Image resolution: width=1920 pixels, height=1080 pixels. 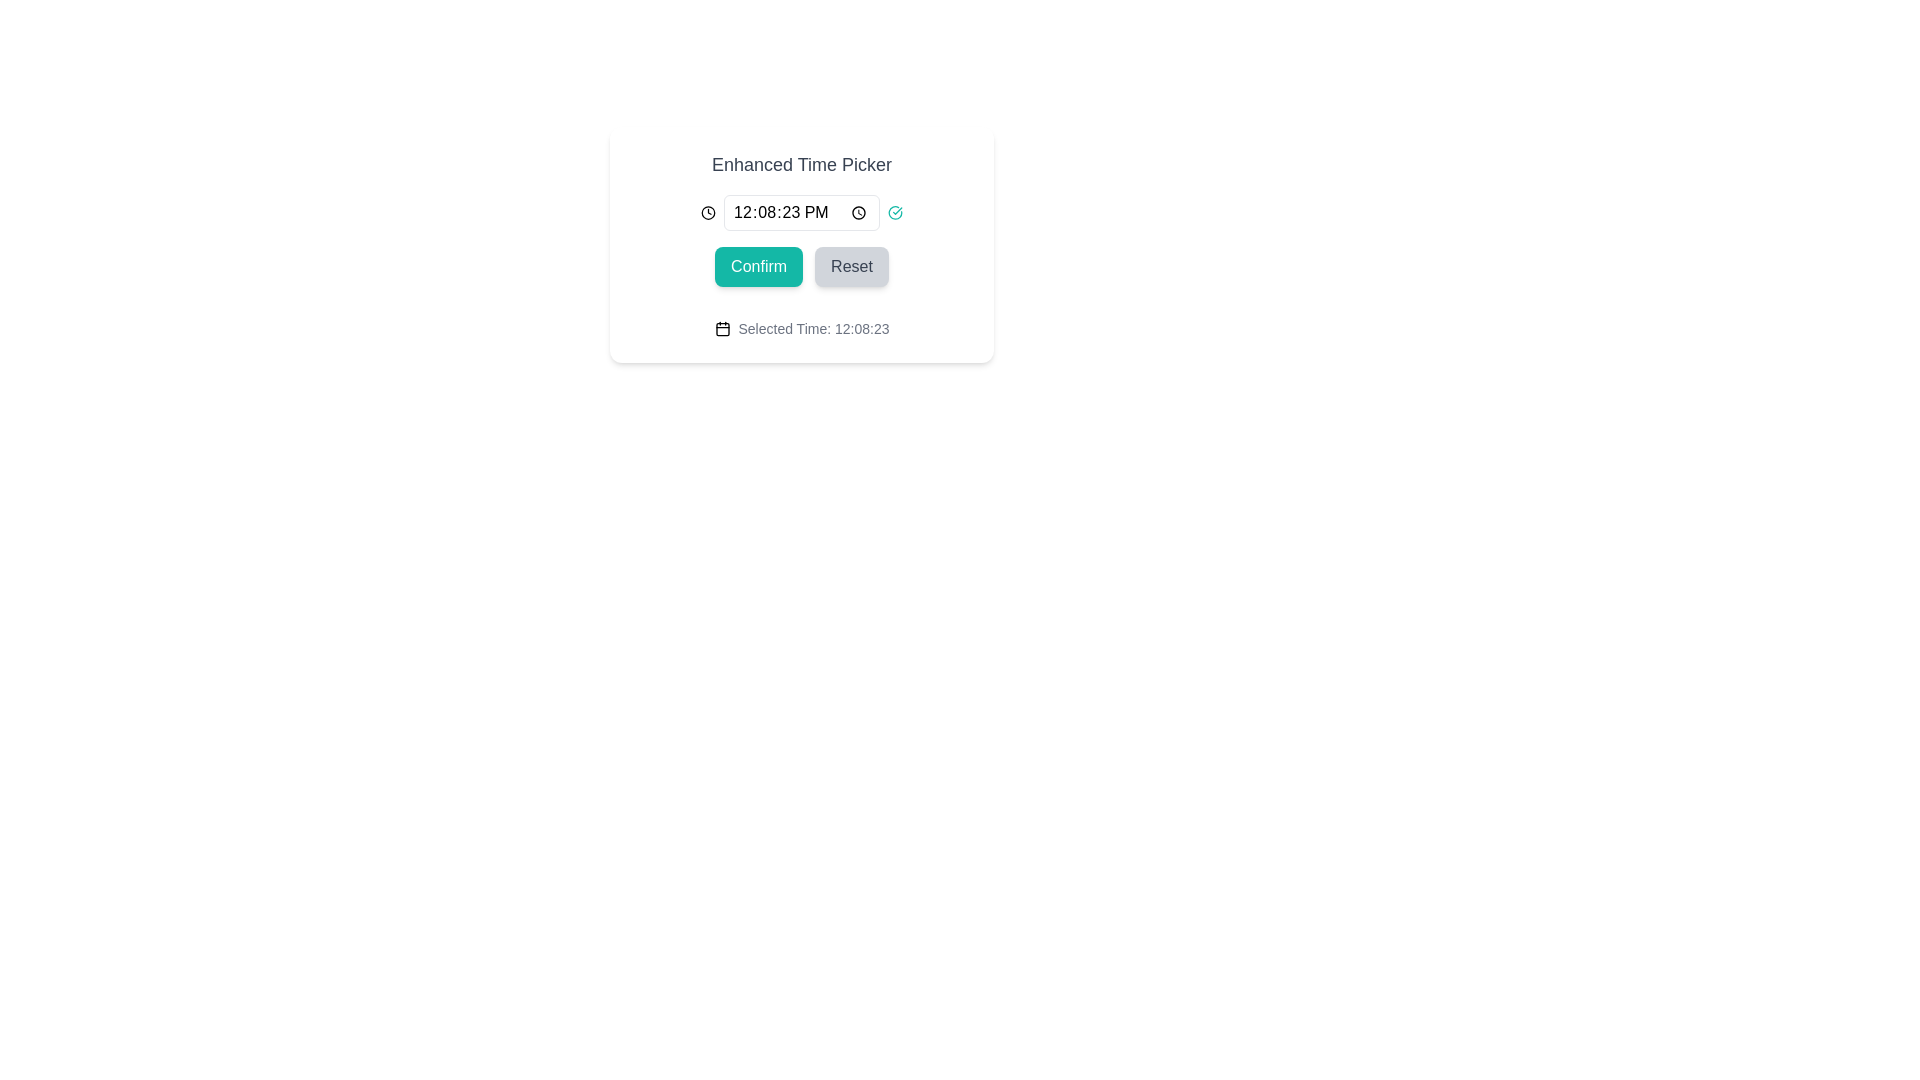 What do you see at coordinates (801, 212) in the screenshot?
I see `the time value displayed as '12:08:23 PM' in the Time Picker Group` at bounding box center [801, 212].